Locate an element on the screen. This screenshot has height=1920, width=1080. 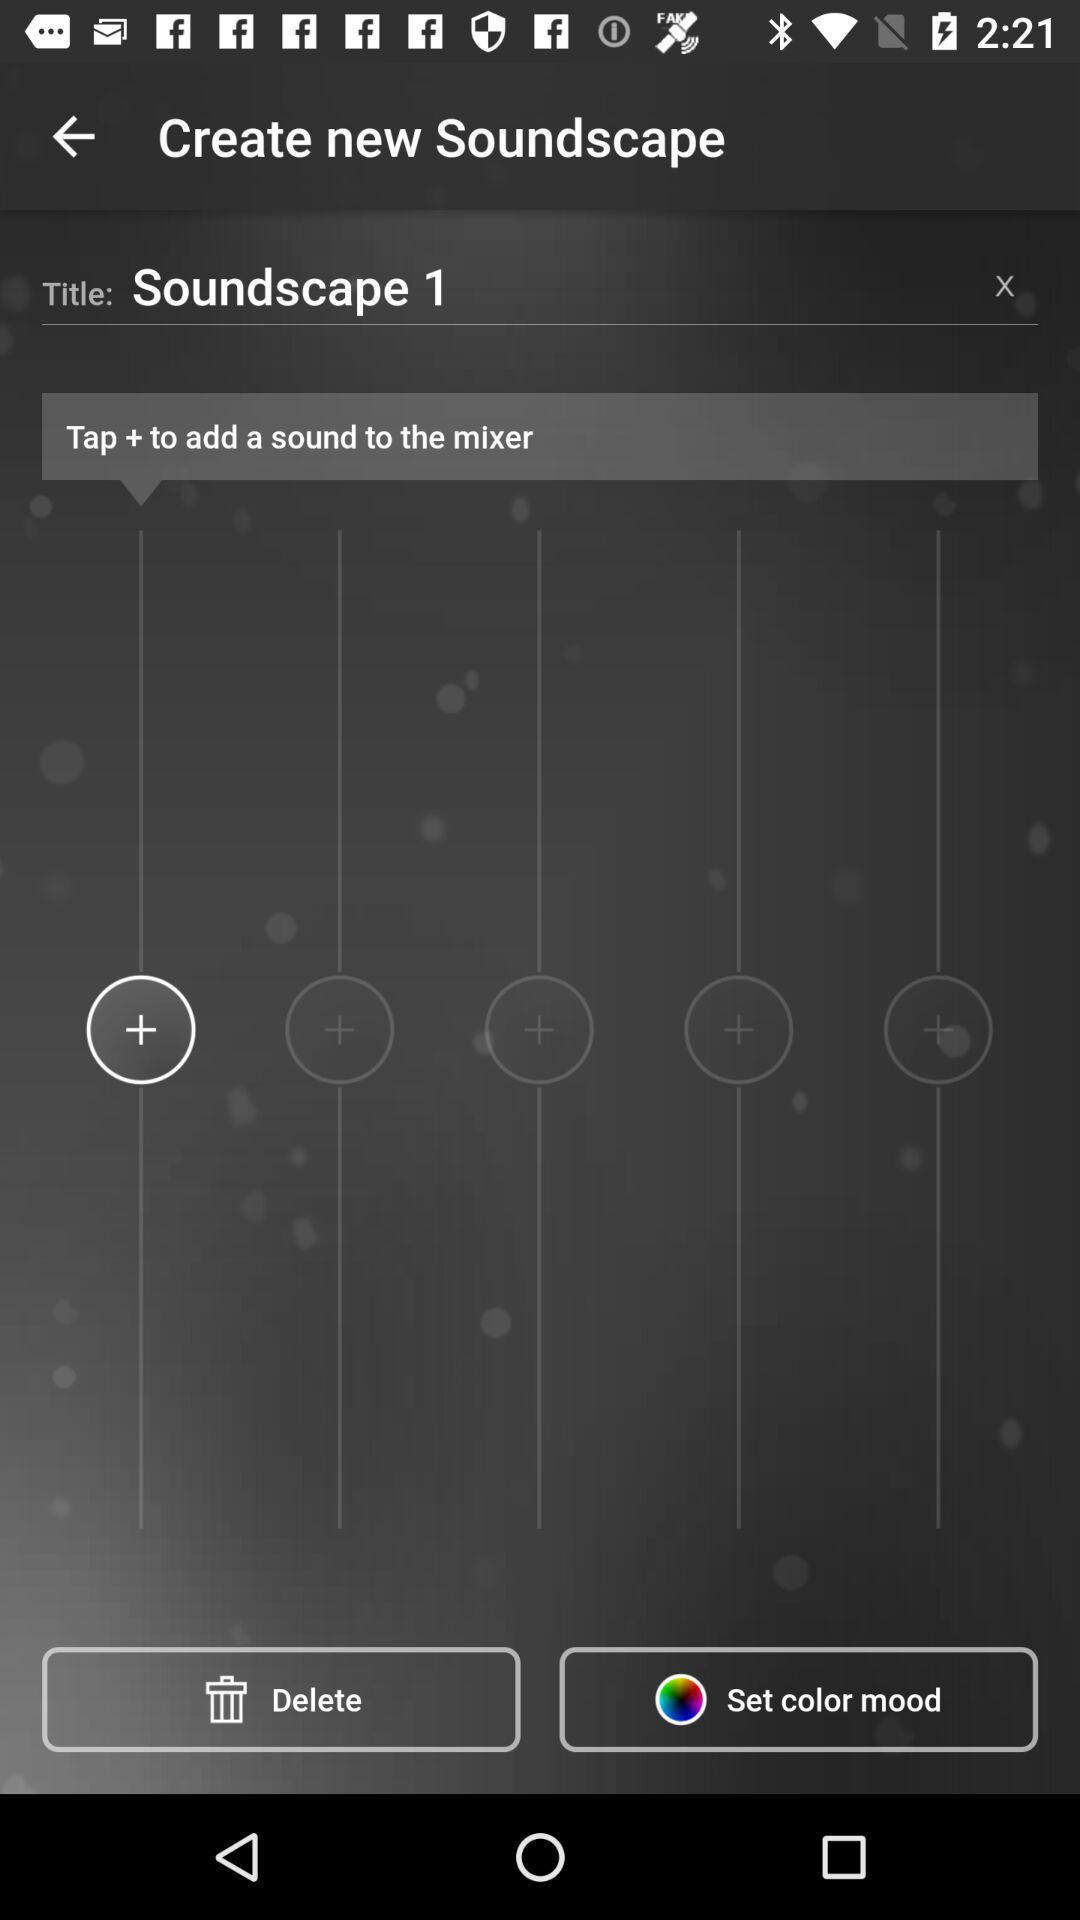
app to the left of the create new soundscape app is located at coordinates (72, 135).